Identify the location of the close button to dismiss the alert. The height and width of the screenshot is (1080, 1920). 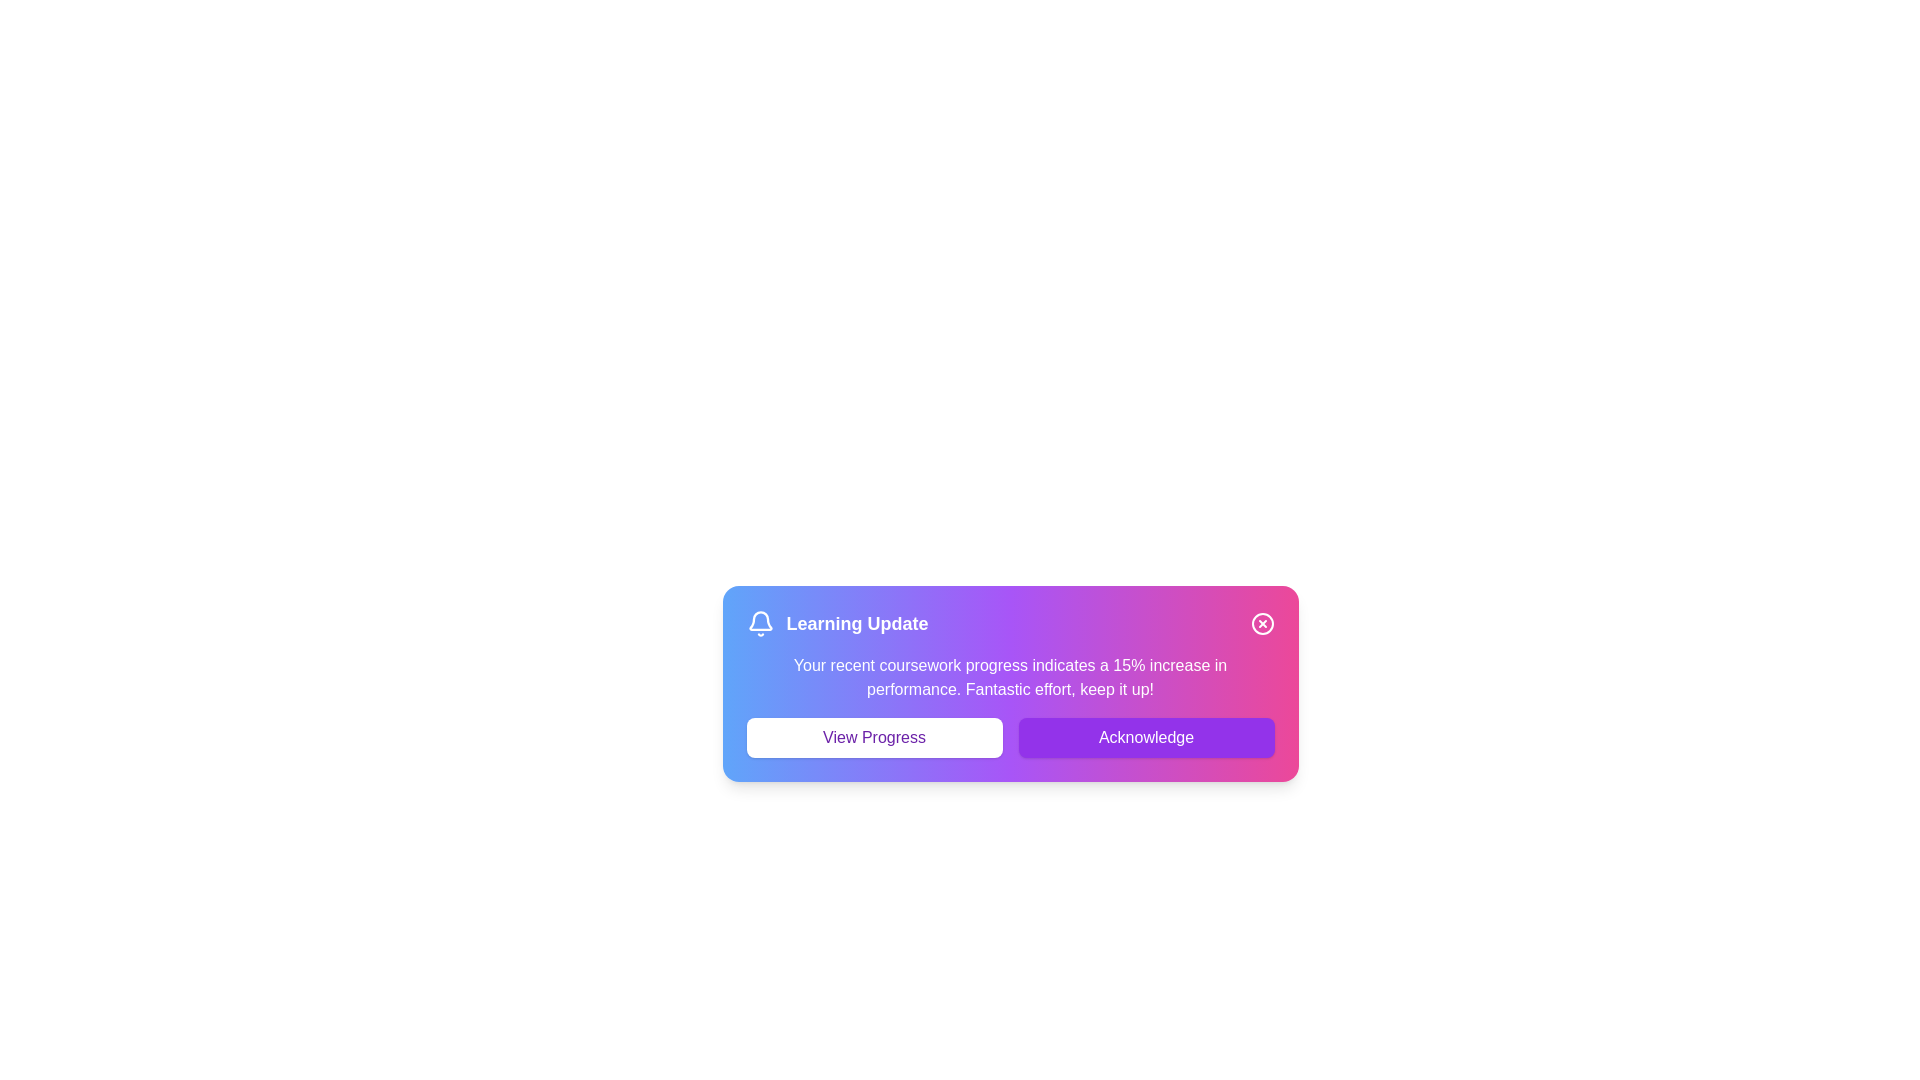
(1261, 623).